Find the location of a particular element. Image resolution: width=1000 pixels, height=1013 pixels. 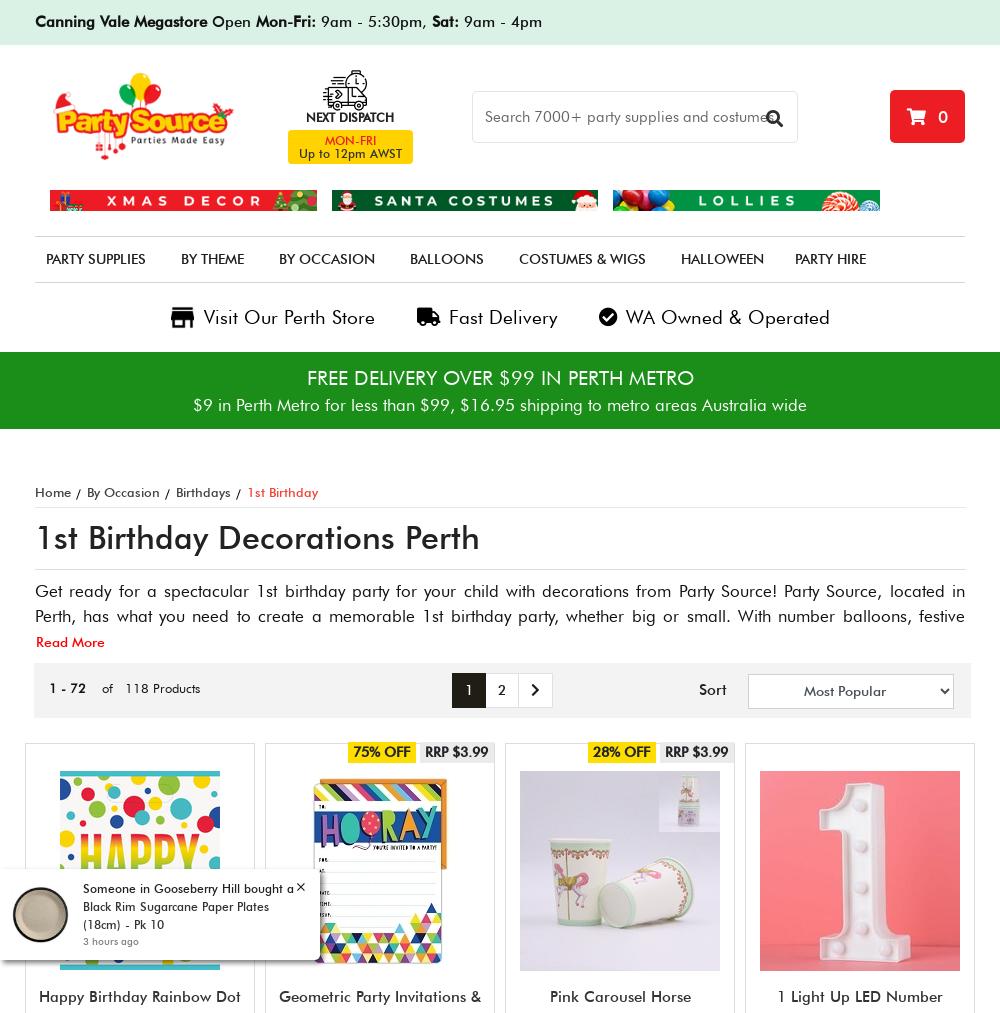

'By Theme' is located at coordinates (211, 258).